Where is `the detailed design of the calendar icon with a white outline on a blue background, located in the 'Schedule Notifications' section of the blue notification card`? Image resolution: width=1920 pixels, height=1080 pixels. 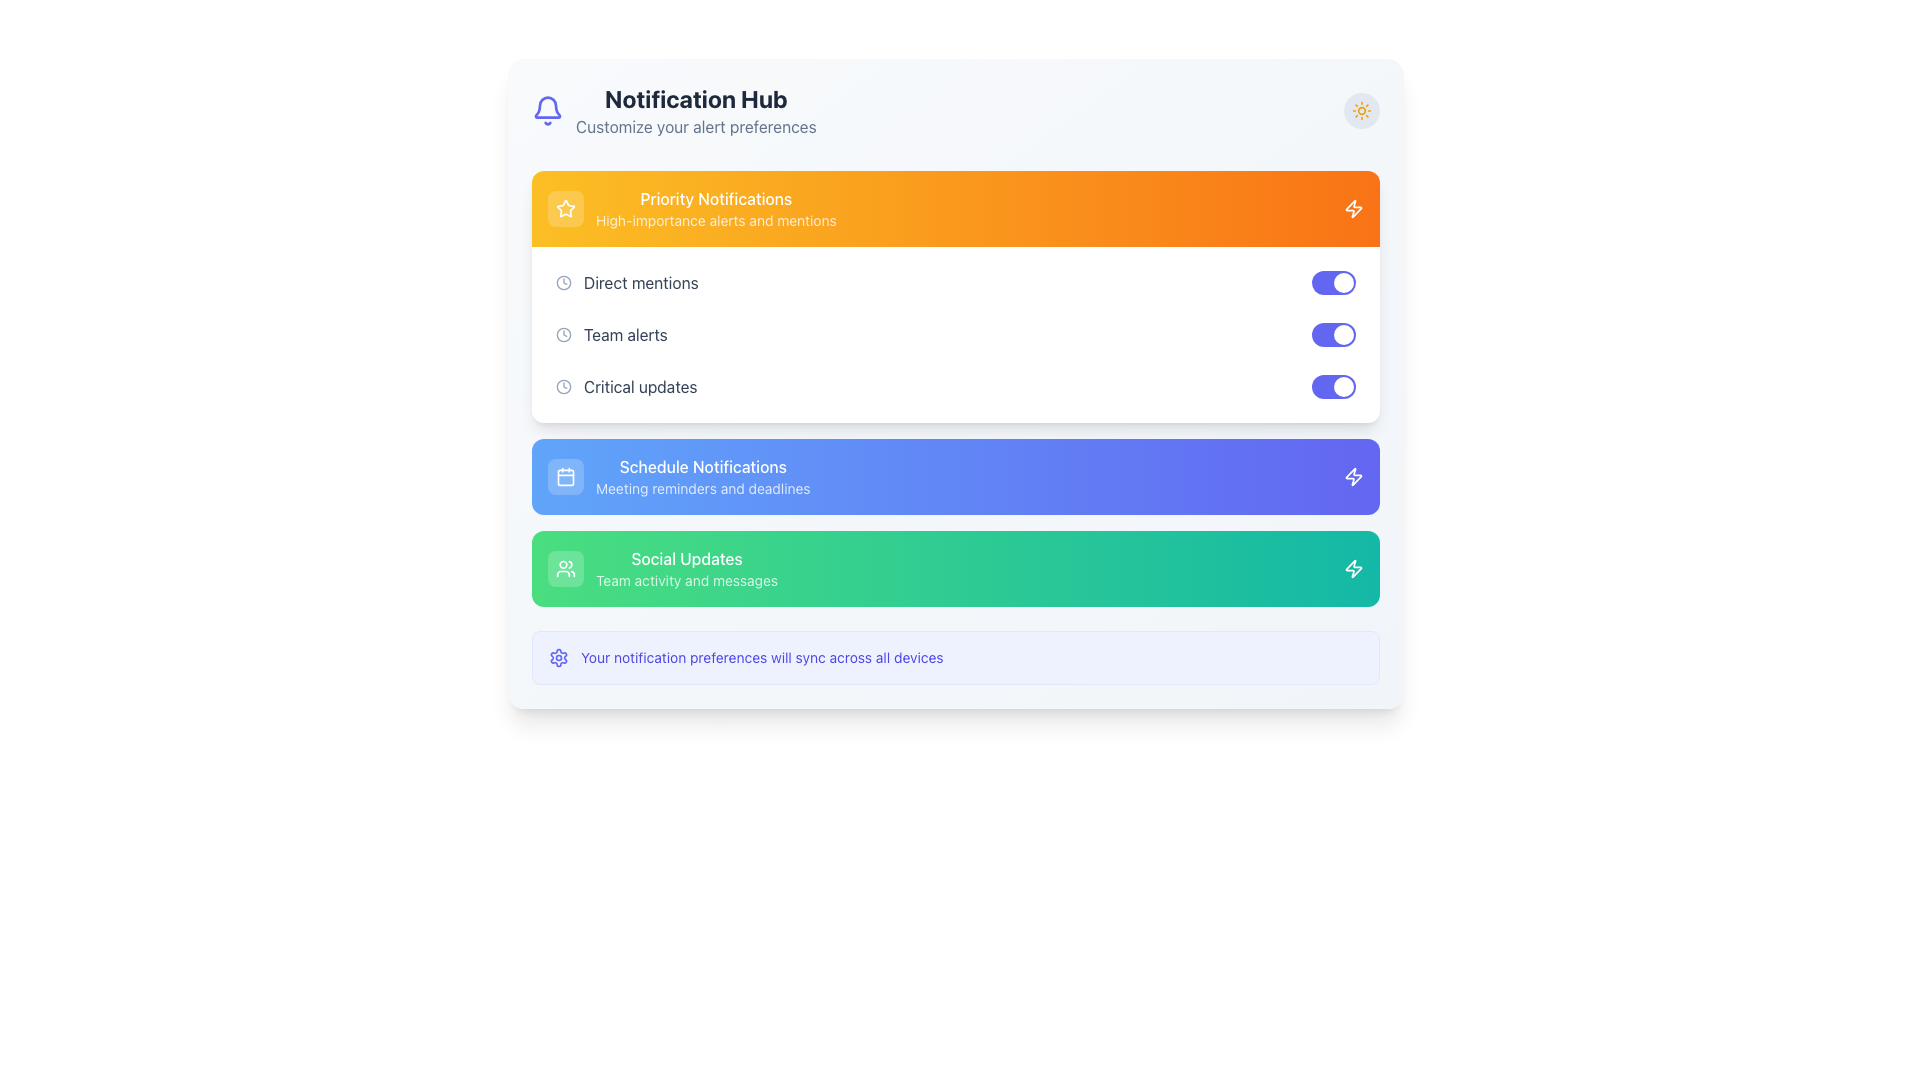
the detailed design of the calendar icon with a white outline on a blue background, located in the 'Schedule Notifications' section of the blue notification card is located at coordinates (565, 477).